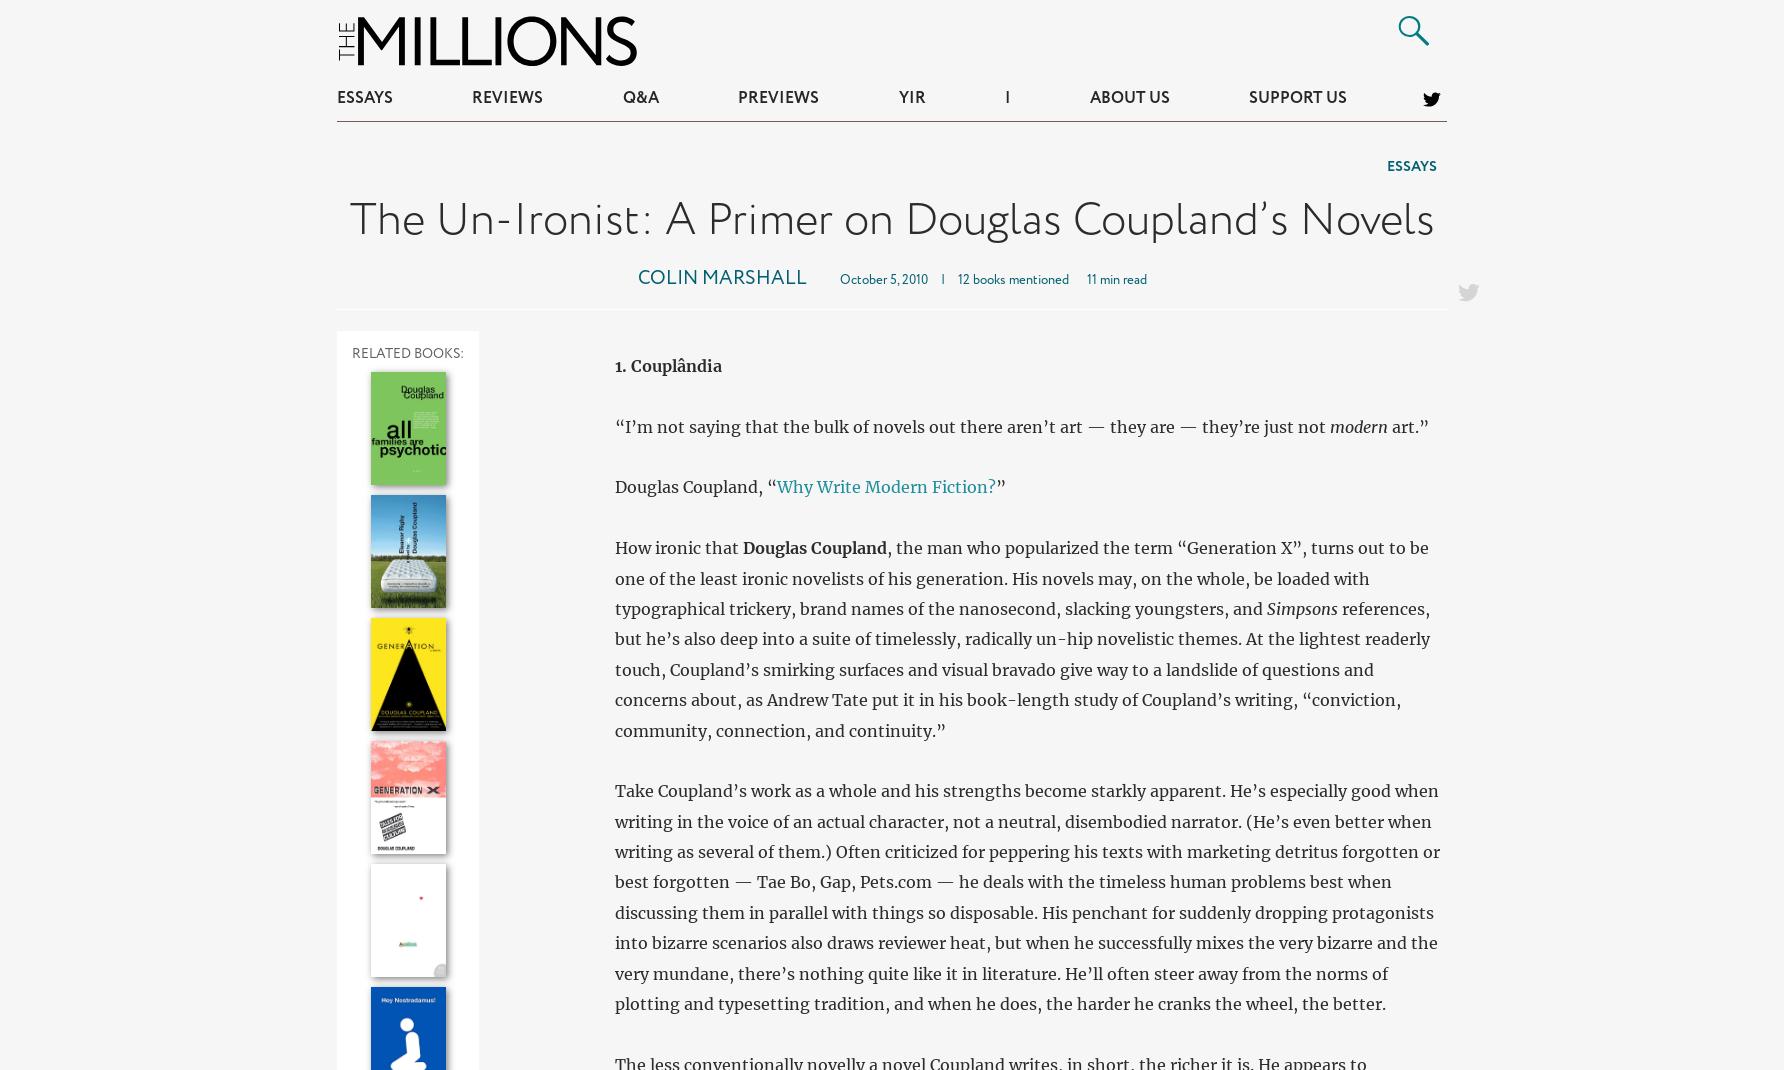  Describe the element at coordinates (666, 363) in the screenshot. I see `'1. Couplândia'` at that location.